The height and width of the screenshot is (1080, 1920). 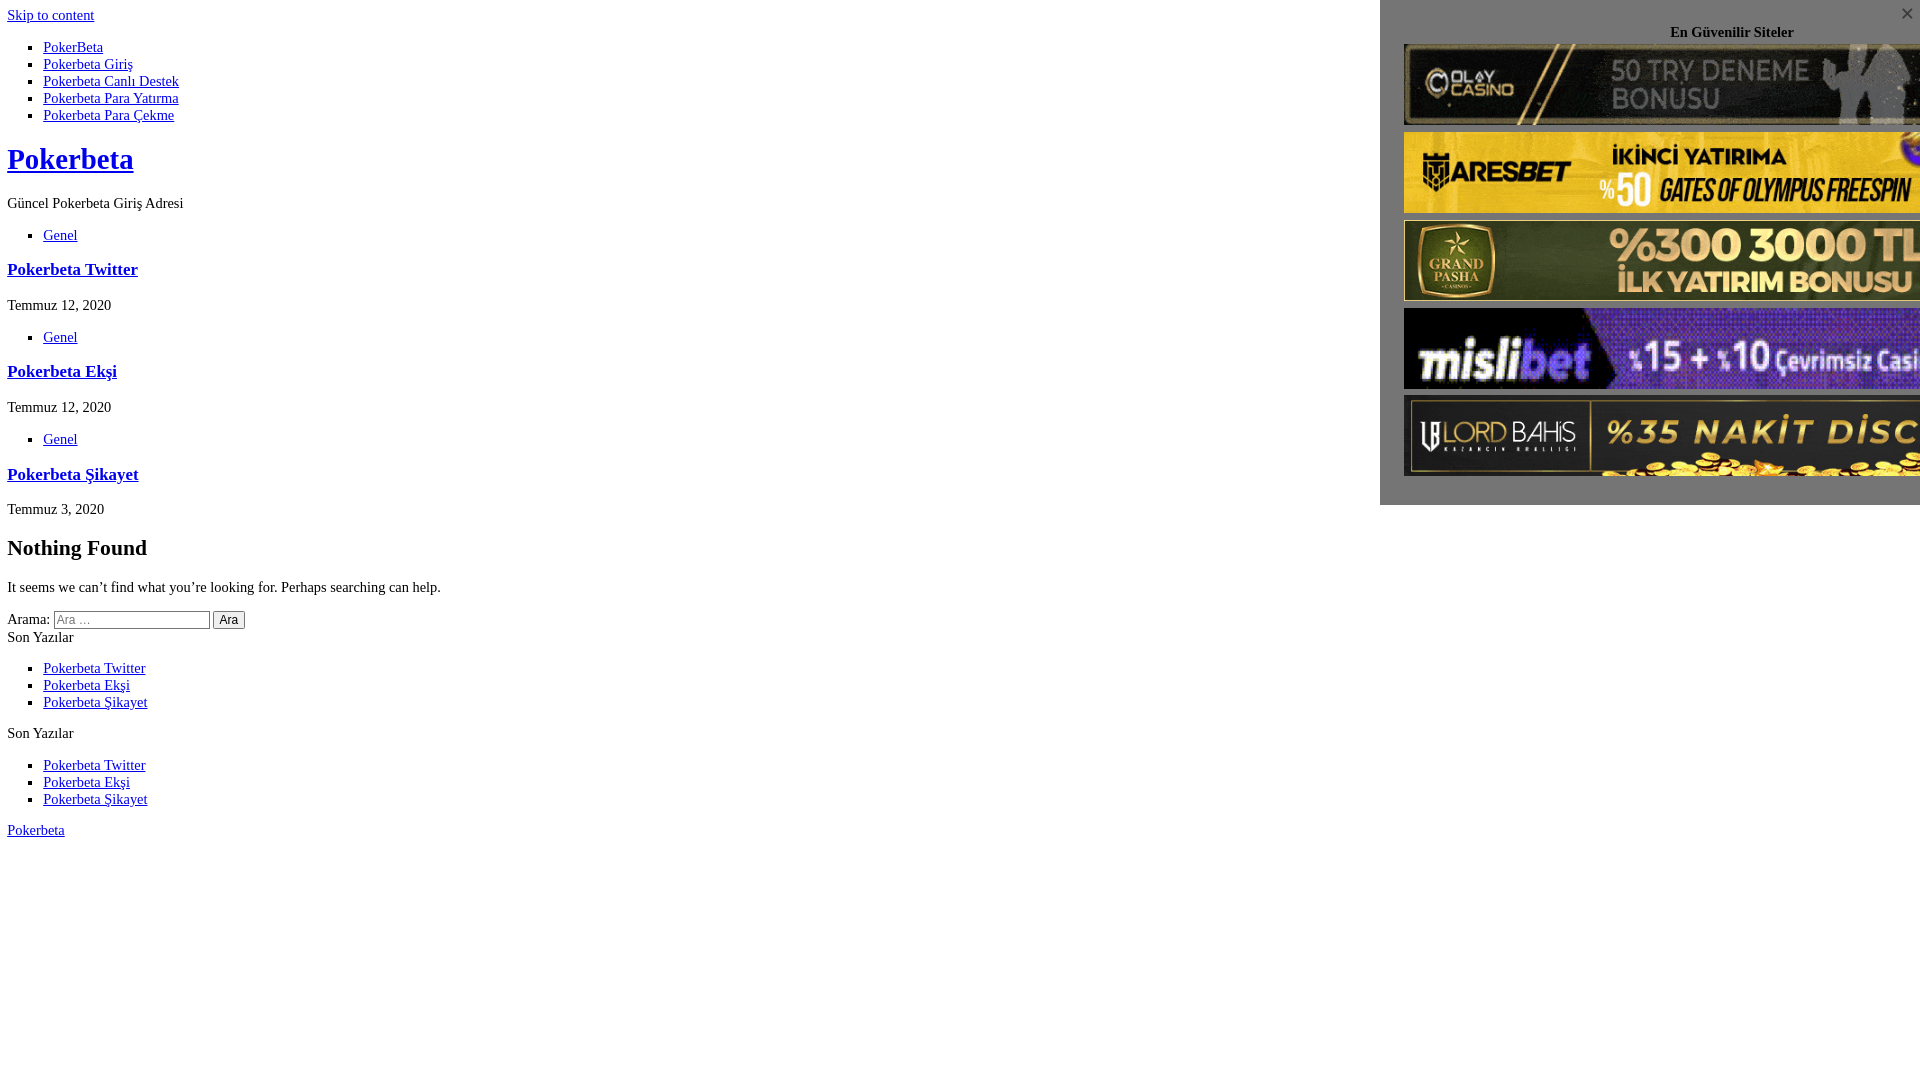 What do you see at coordinates (48, 741) in the screenshot?
I see `'Pokerbeta Twitter'` at bounding box center [48, 741].